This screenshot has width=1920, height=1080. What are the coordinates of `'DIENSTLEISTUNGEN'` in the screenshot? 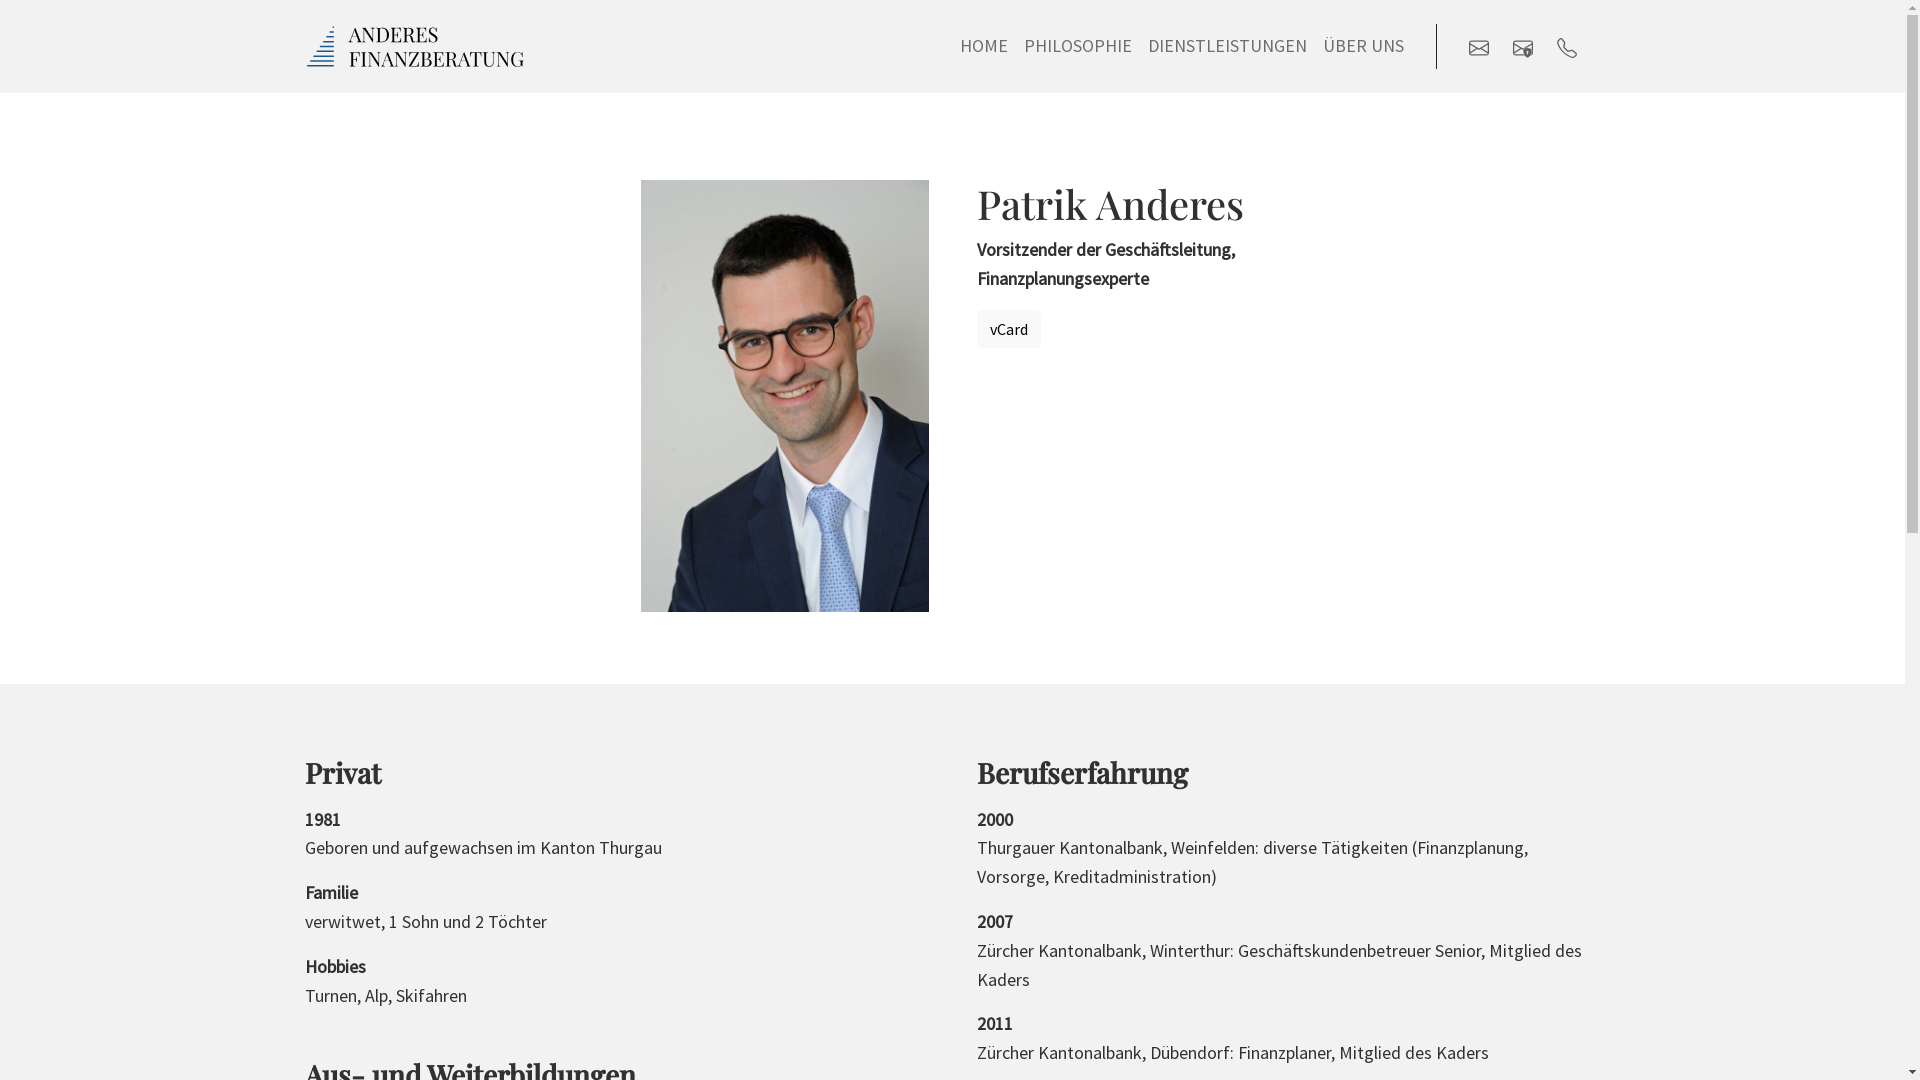 It's located at (1140, 45).